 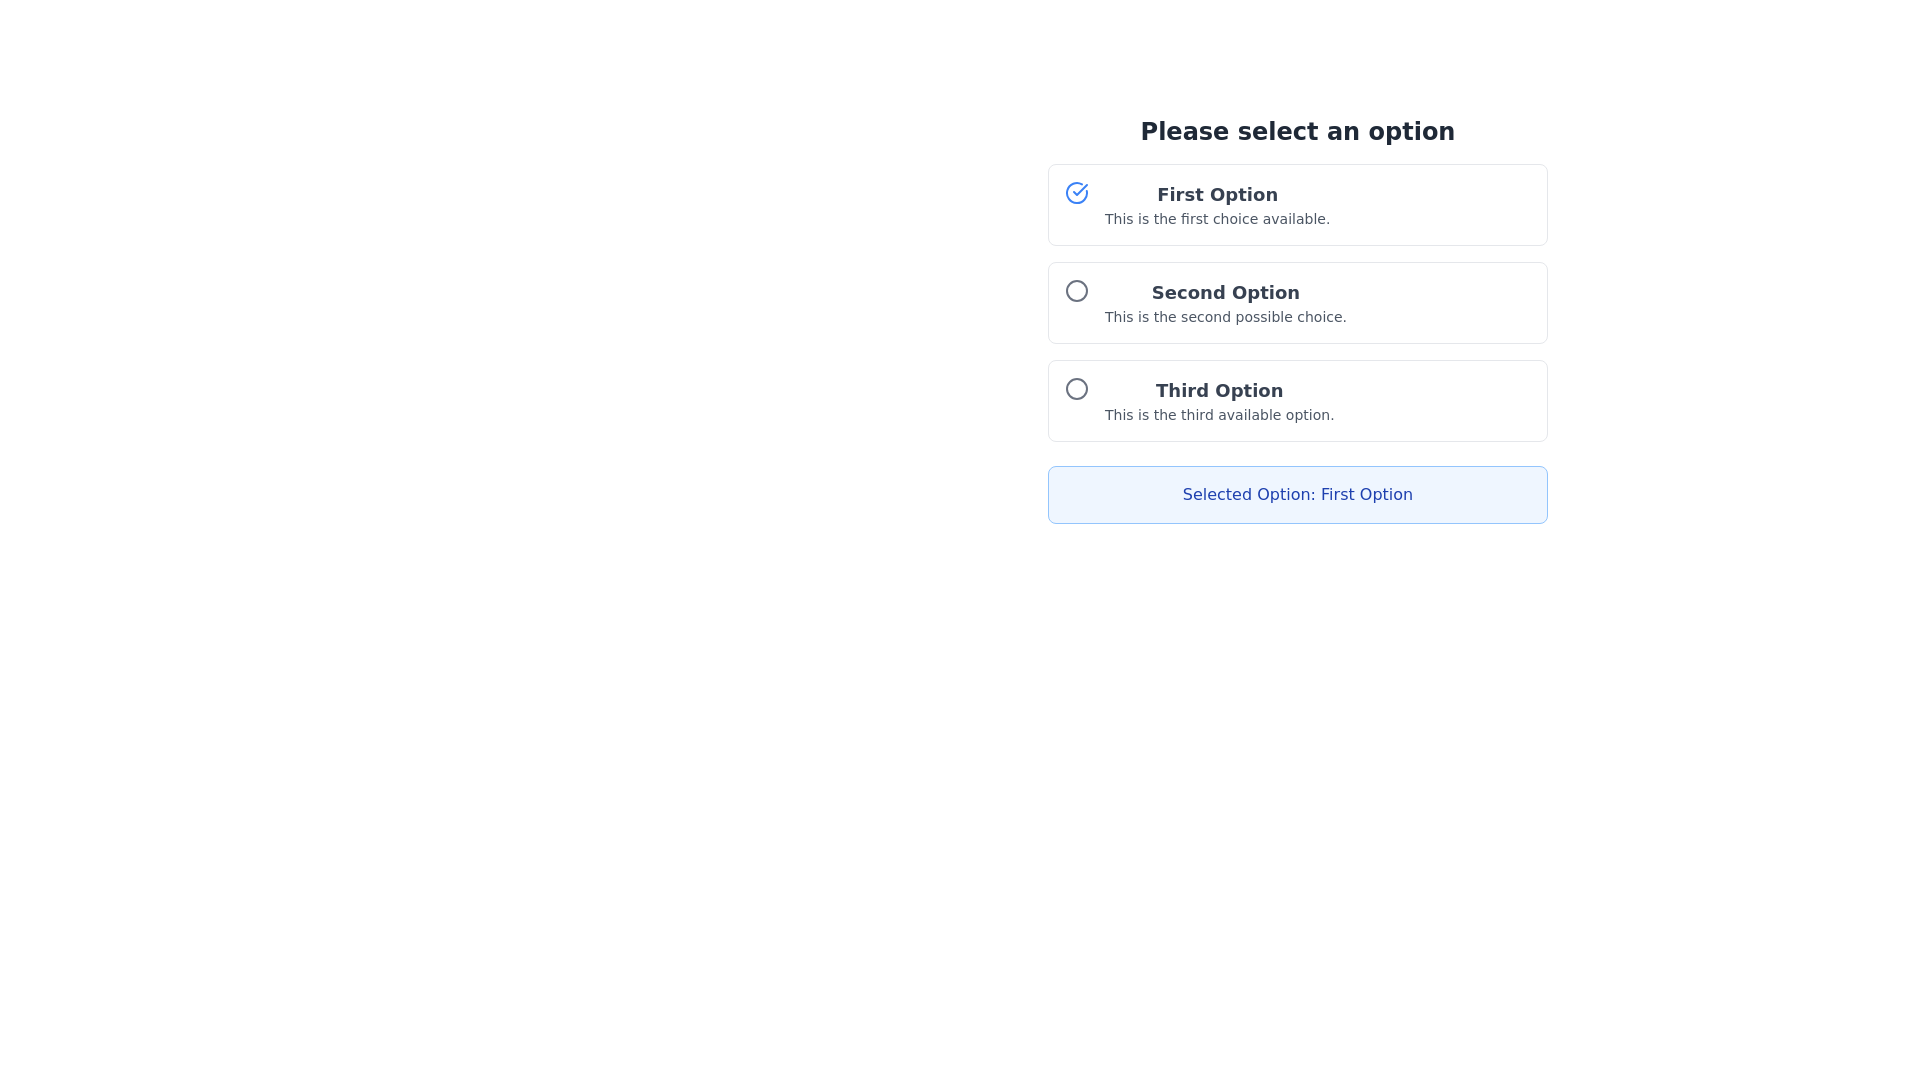 I want to click on displayed text of the Text label or header that serves as the title for the second selectable option, positioned directly below the first option, so click(x=1225, y=293).